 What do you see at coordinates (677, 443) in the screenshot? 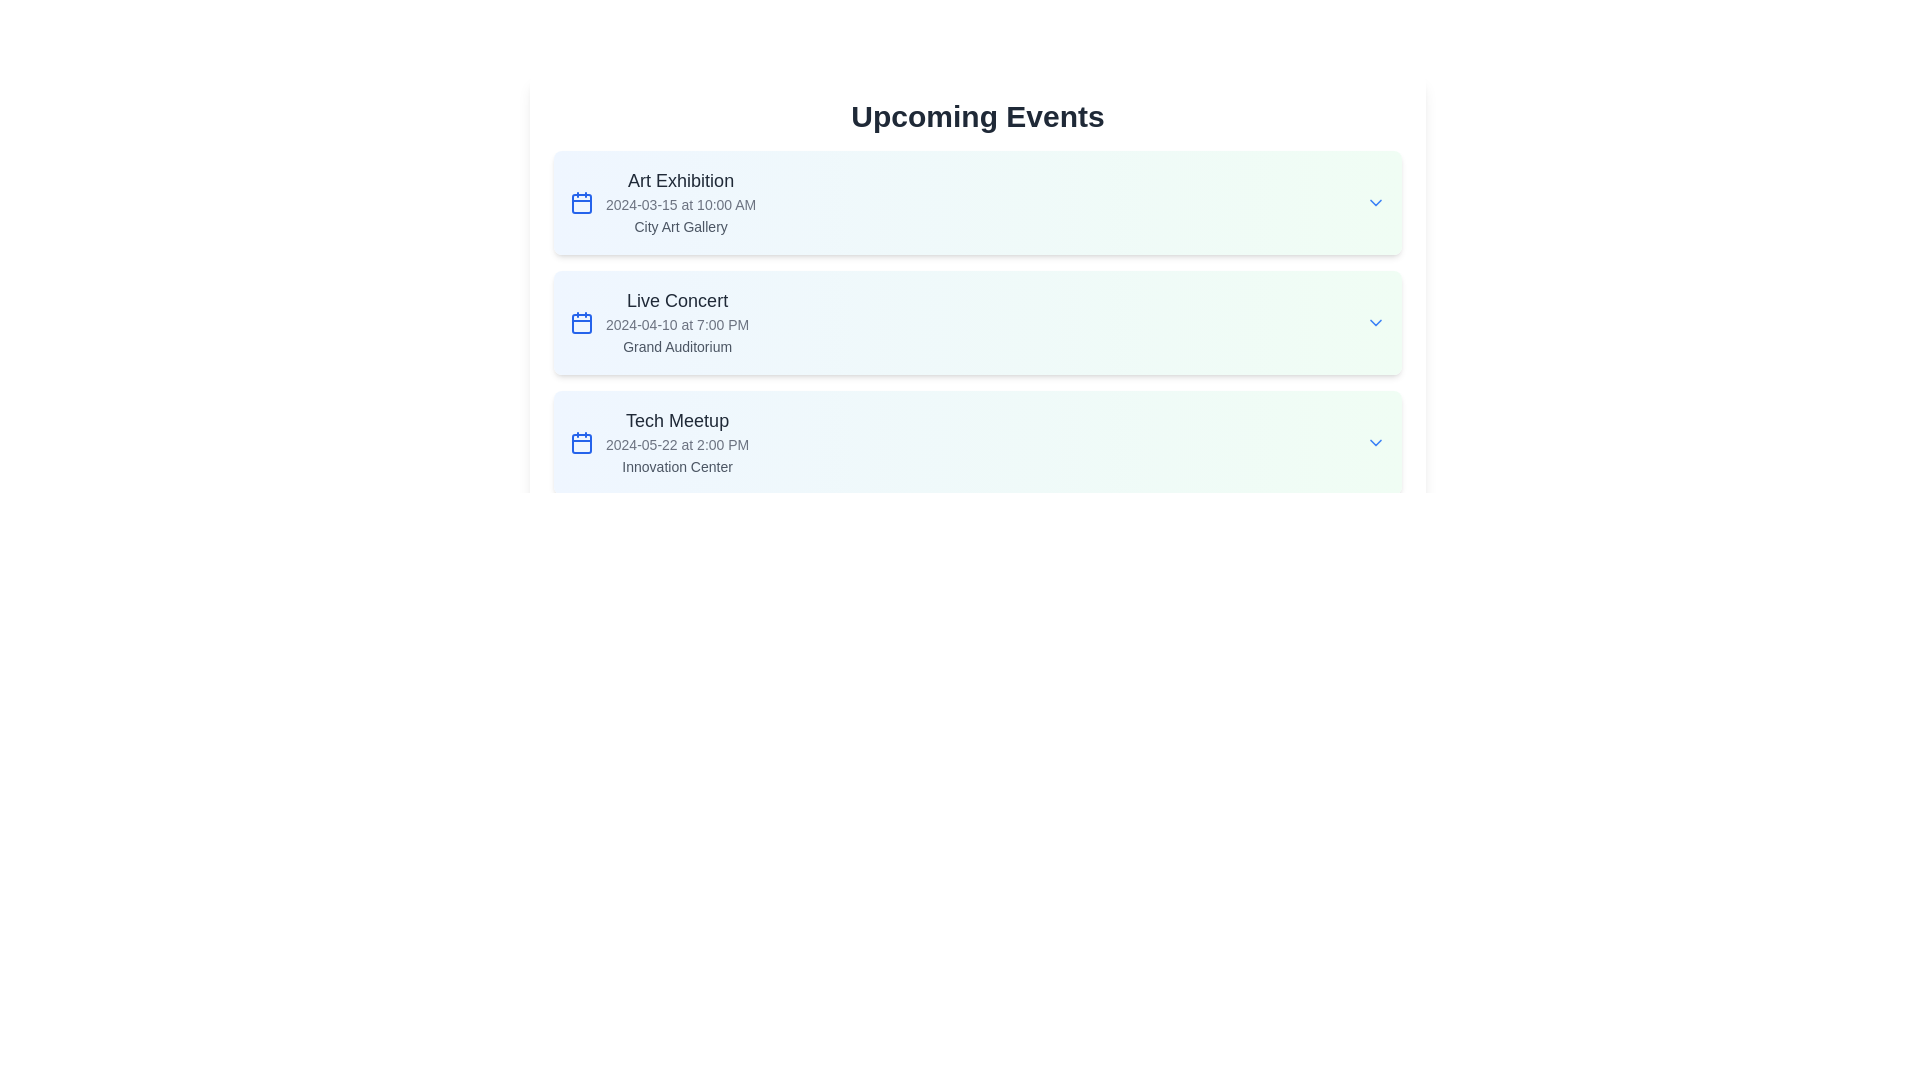
I see `the timestamp displaying '2024-05-22 at 2:00 PM' in the 'Tech Meetup' section of the 'Upcoming Events' panel` at bounding box center [677, 443].